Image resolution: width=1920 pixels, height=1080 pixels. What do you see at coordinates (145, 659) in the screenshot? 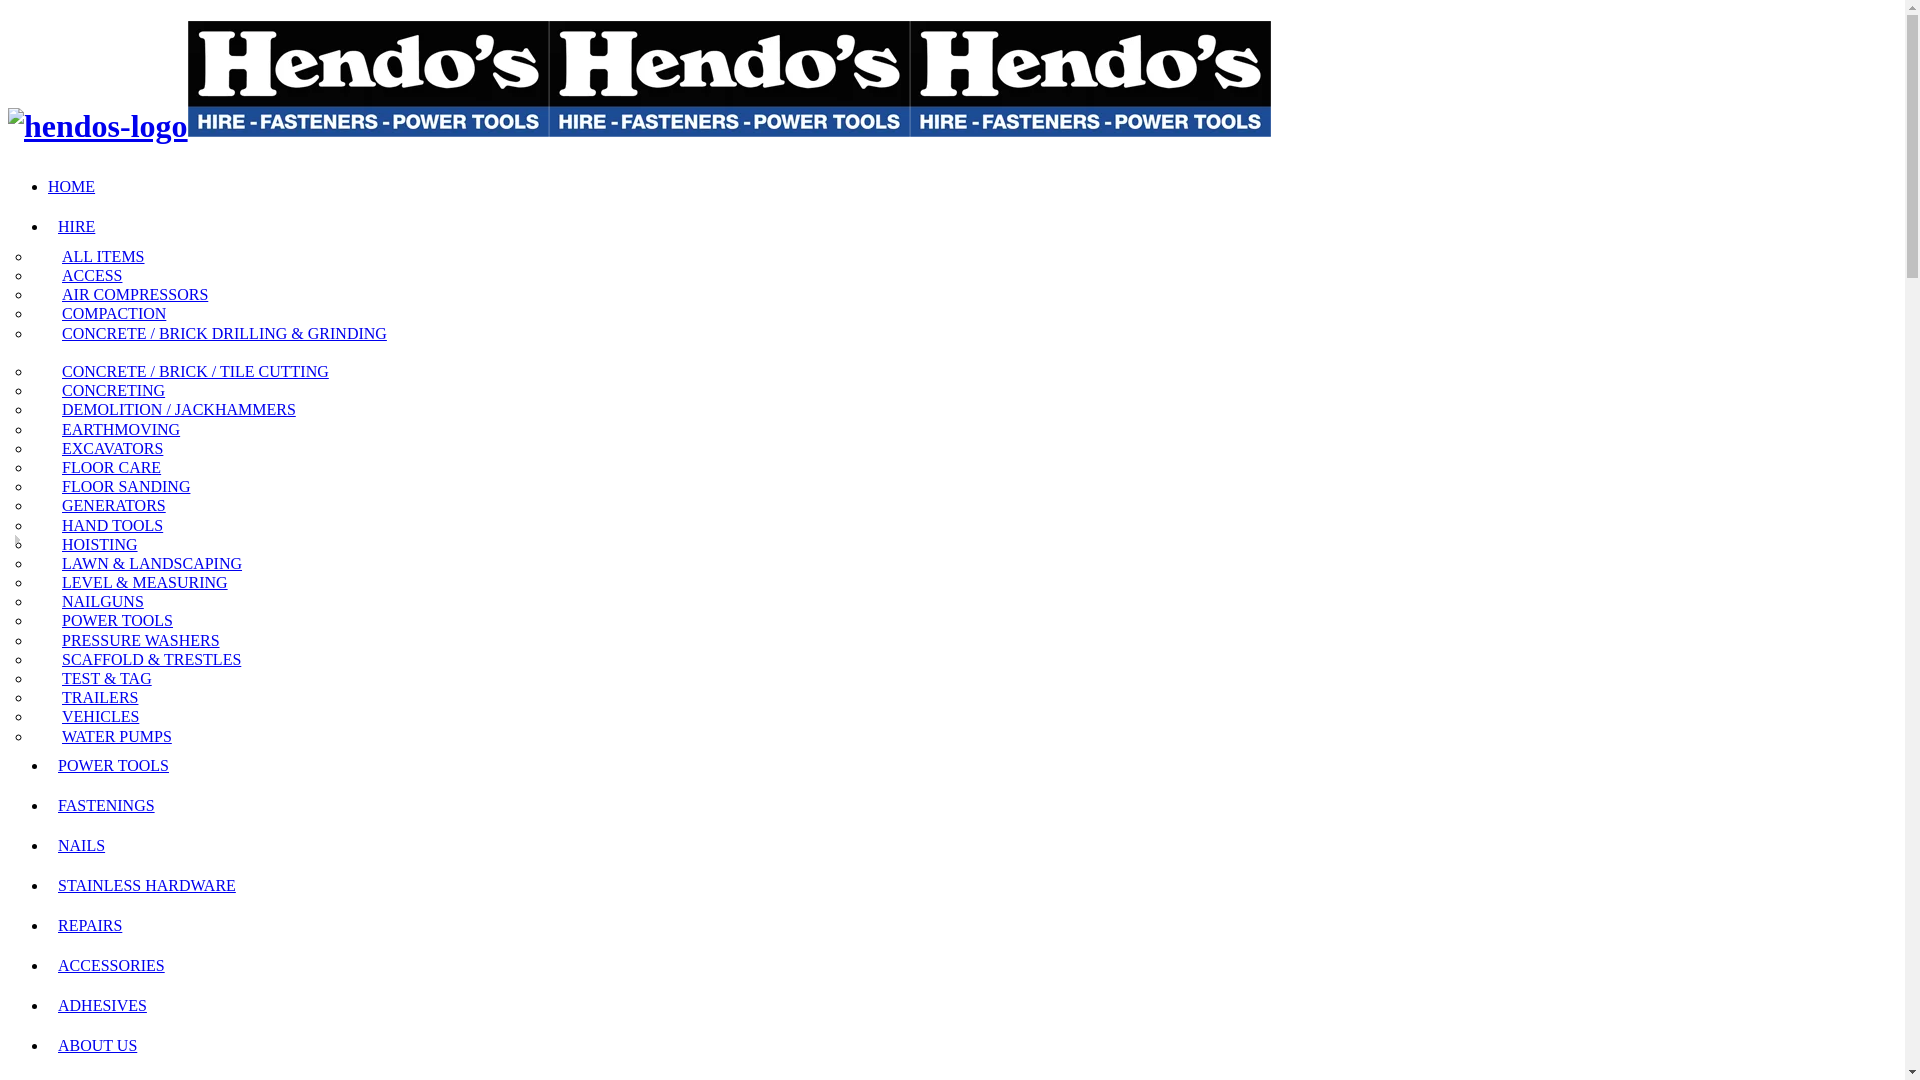
I see `'SCAFFOLD & TRESTLES'` at bounding box center [145, 659].